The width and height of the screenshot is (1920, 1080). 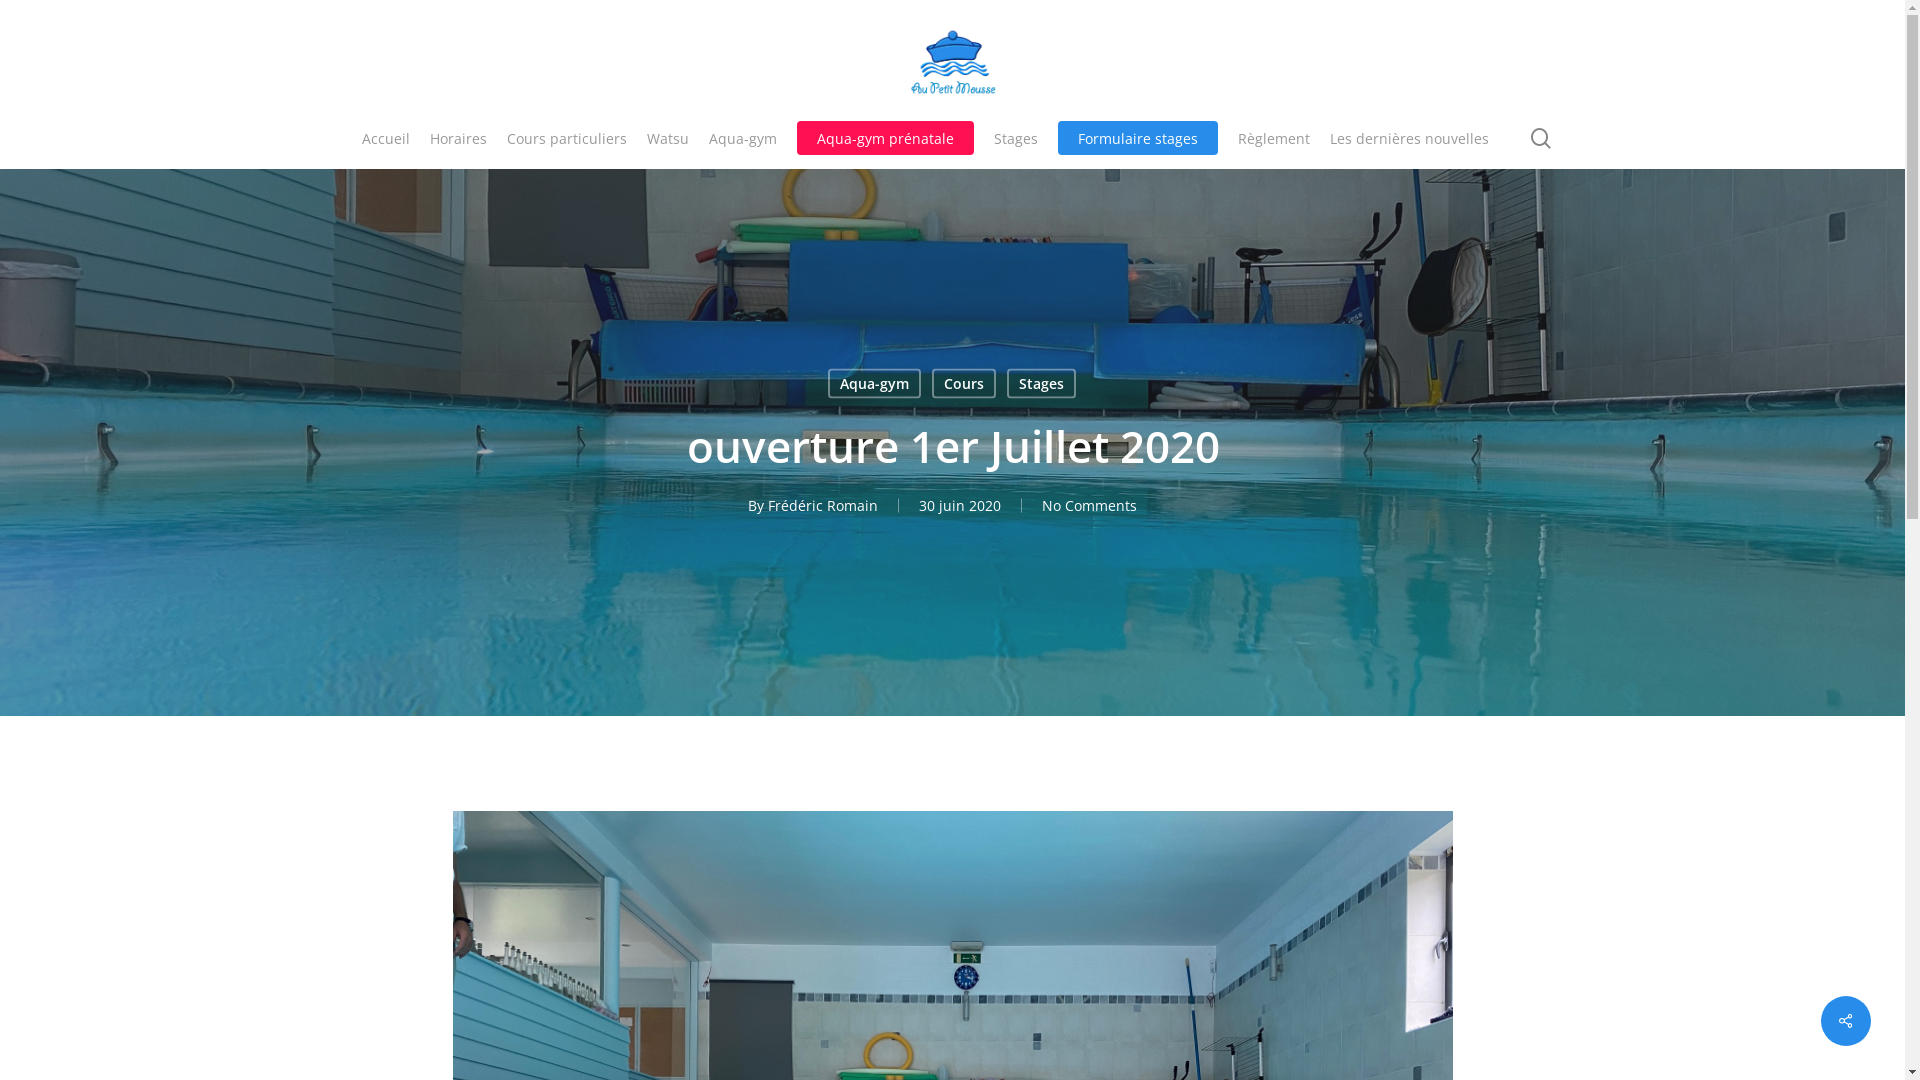 What do you see at coordinates (828, 382) in the screenshot?
I see `'Aqua-gym'` at bounding box center [828, 382].